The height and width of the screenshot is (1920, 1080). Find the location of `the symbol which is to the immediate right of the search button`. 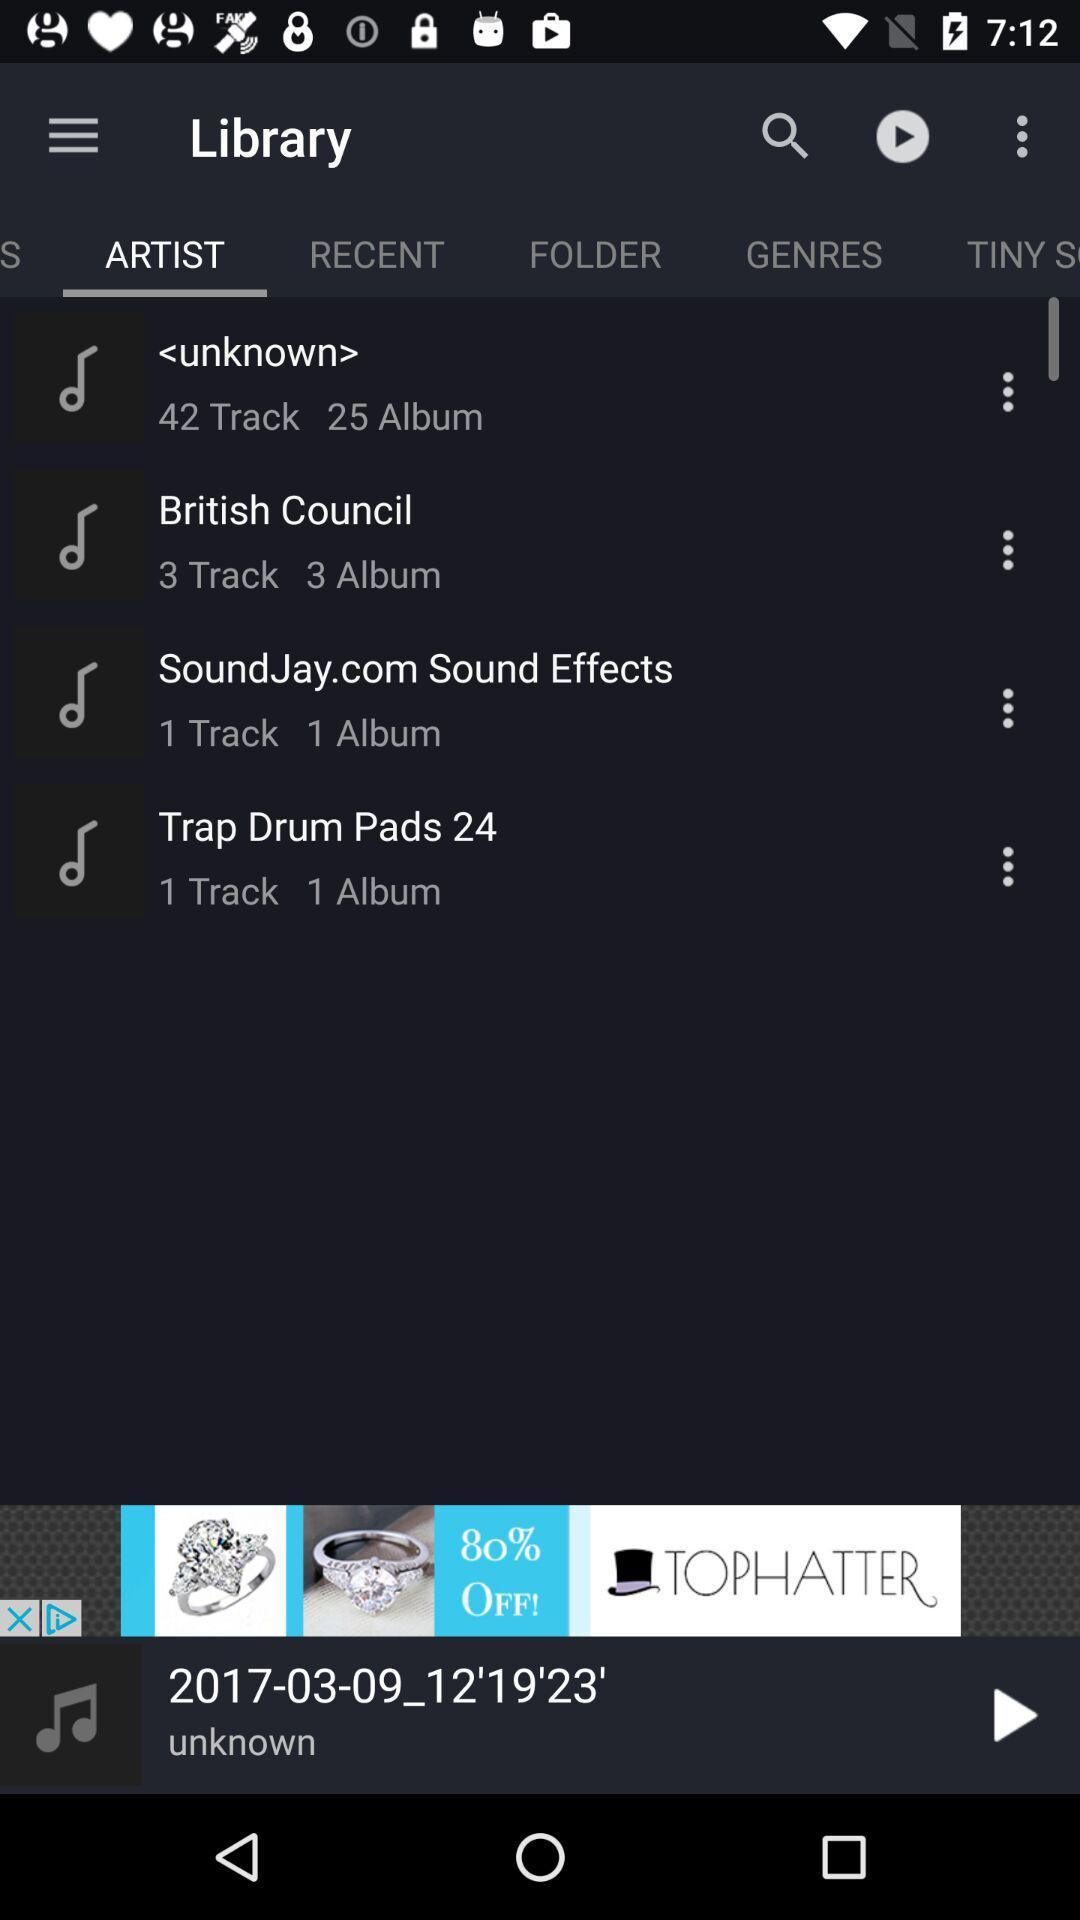

the symbol which is to the immediate right of the search button is located at coordinates (911, 136).